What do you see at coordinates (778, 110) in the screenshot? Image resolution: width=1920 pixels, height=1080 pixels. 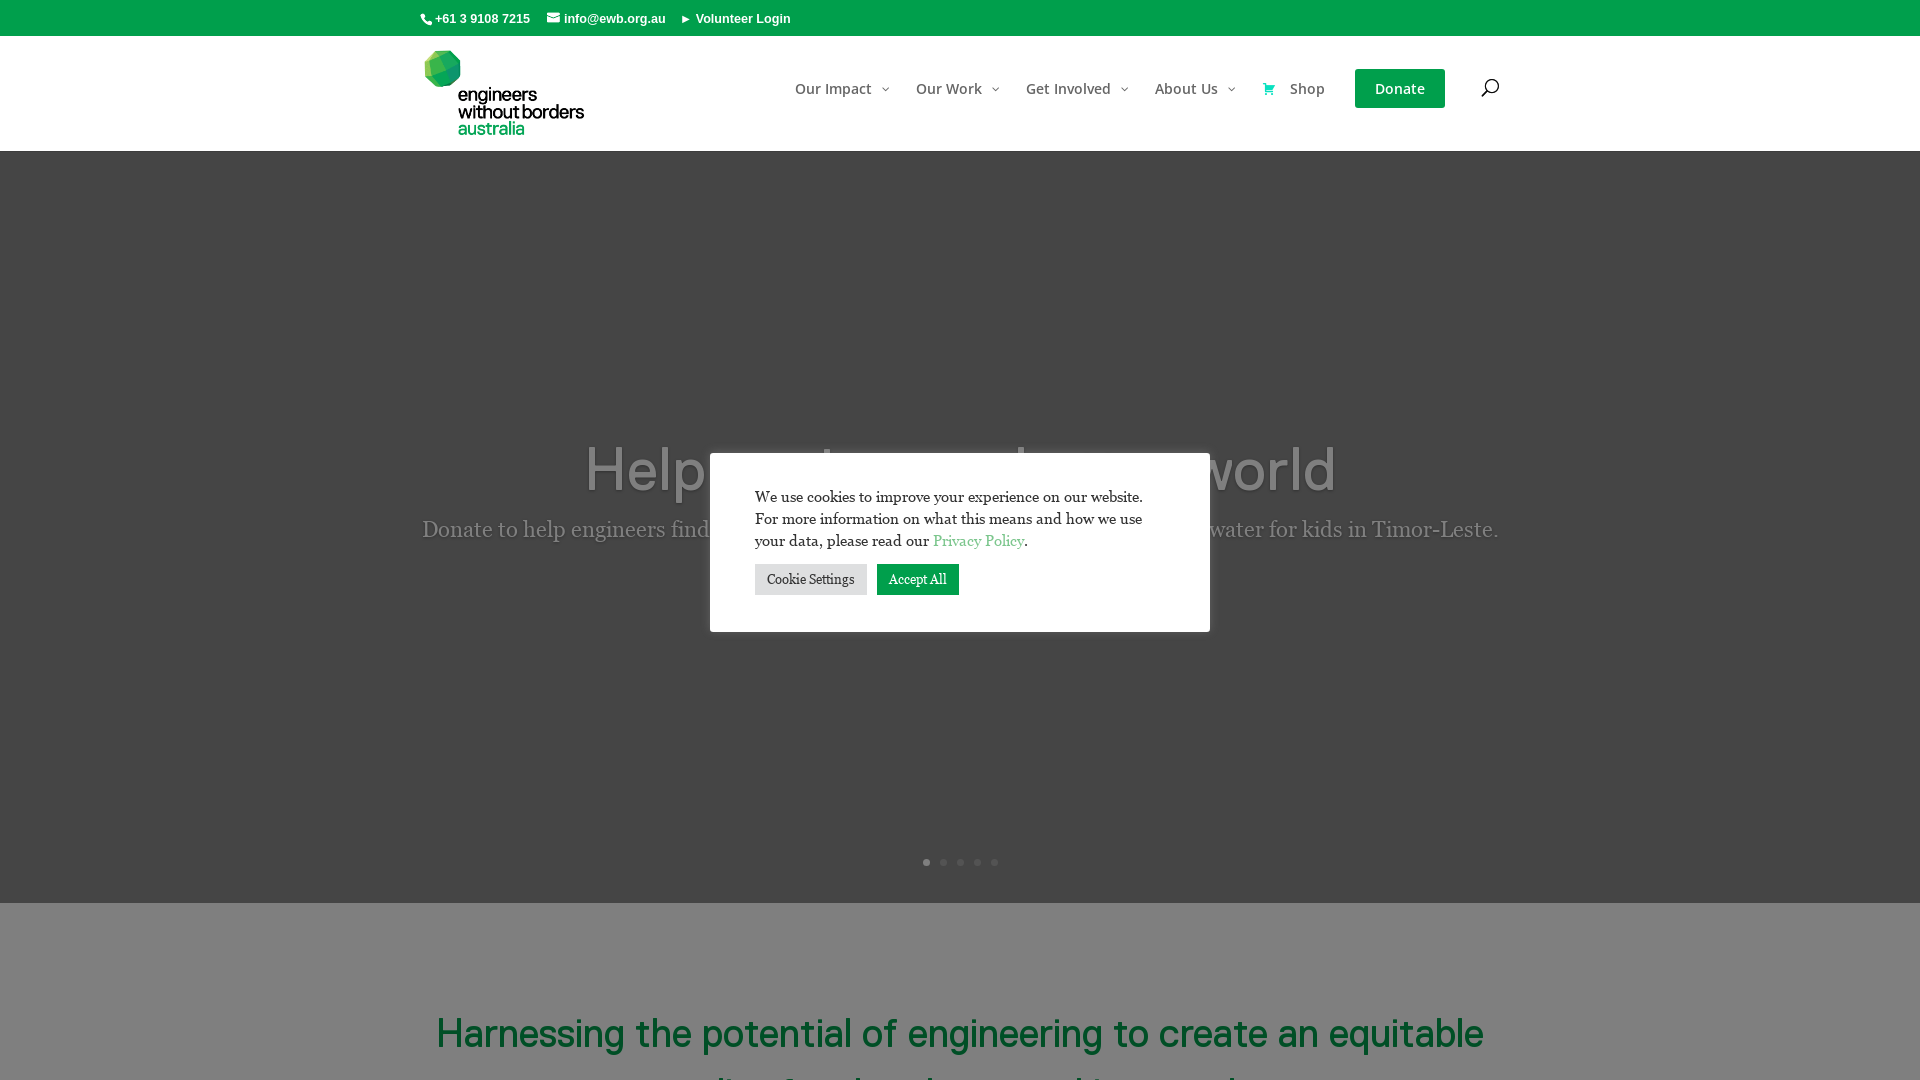 I see `'Our Impact'` at bounding box center [778, 110].